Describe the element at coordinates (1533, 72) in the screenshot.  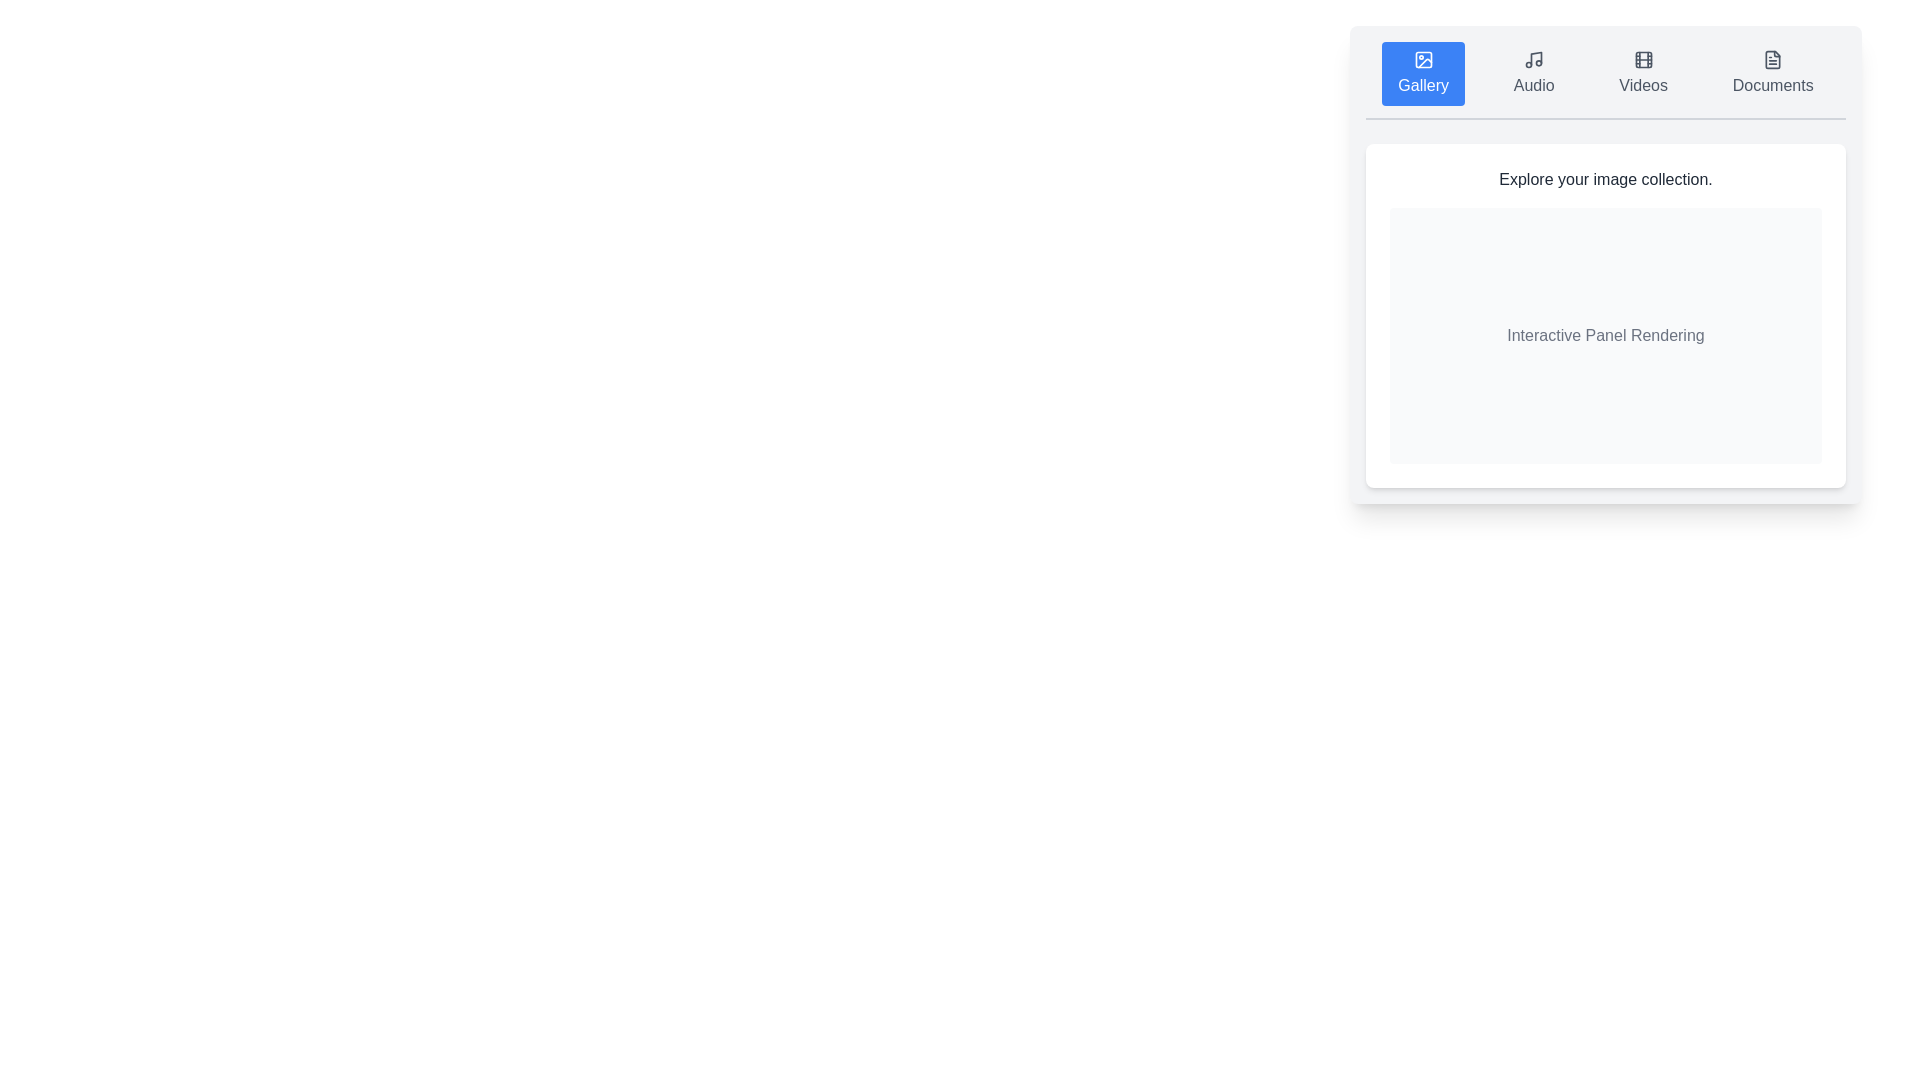
I see `the 'Audio' tab to switch to the music library view` at that location.